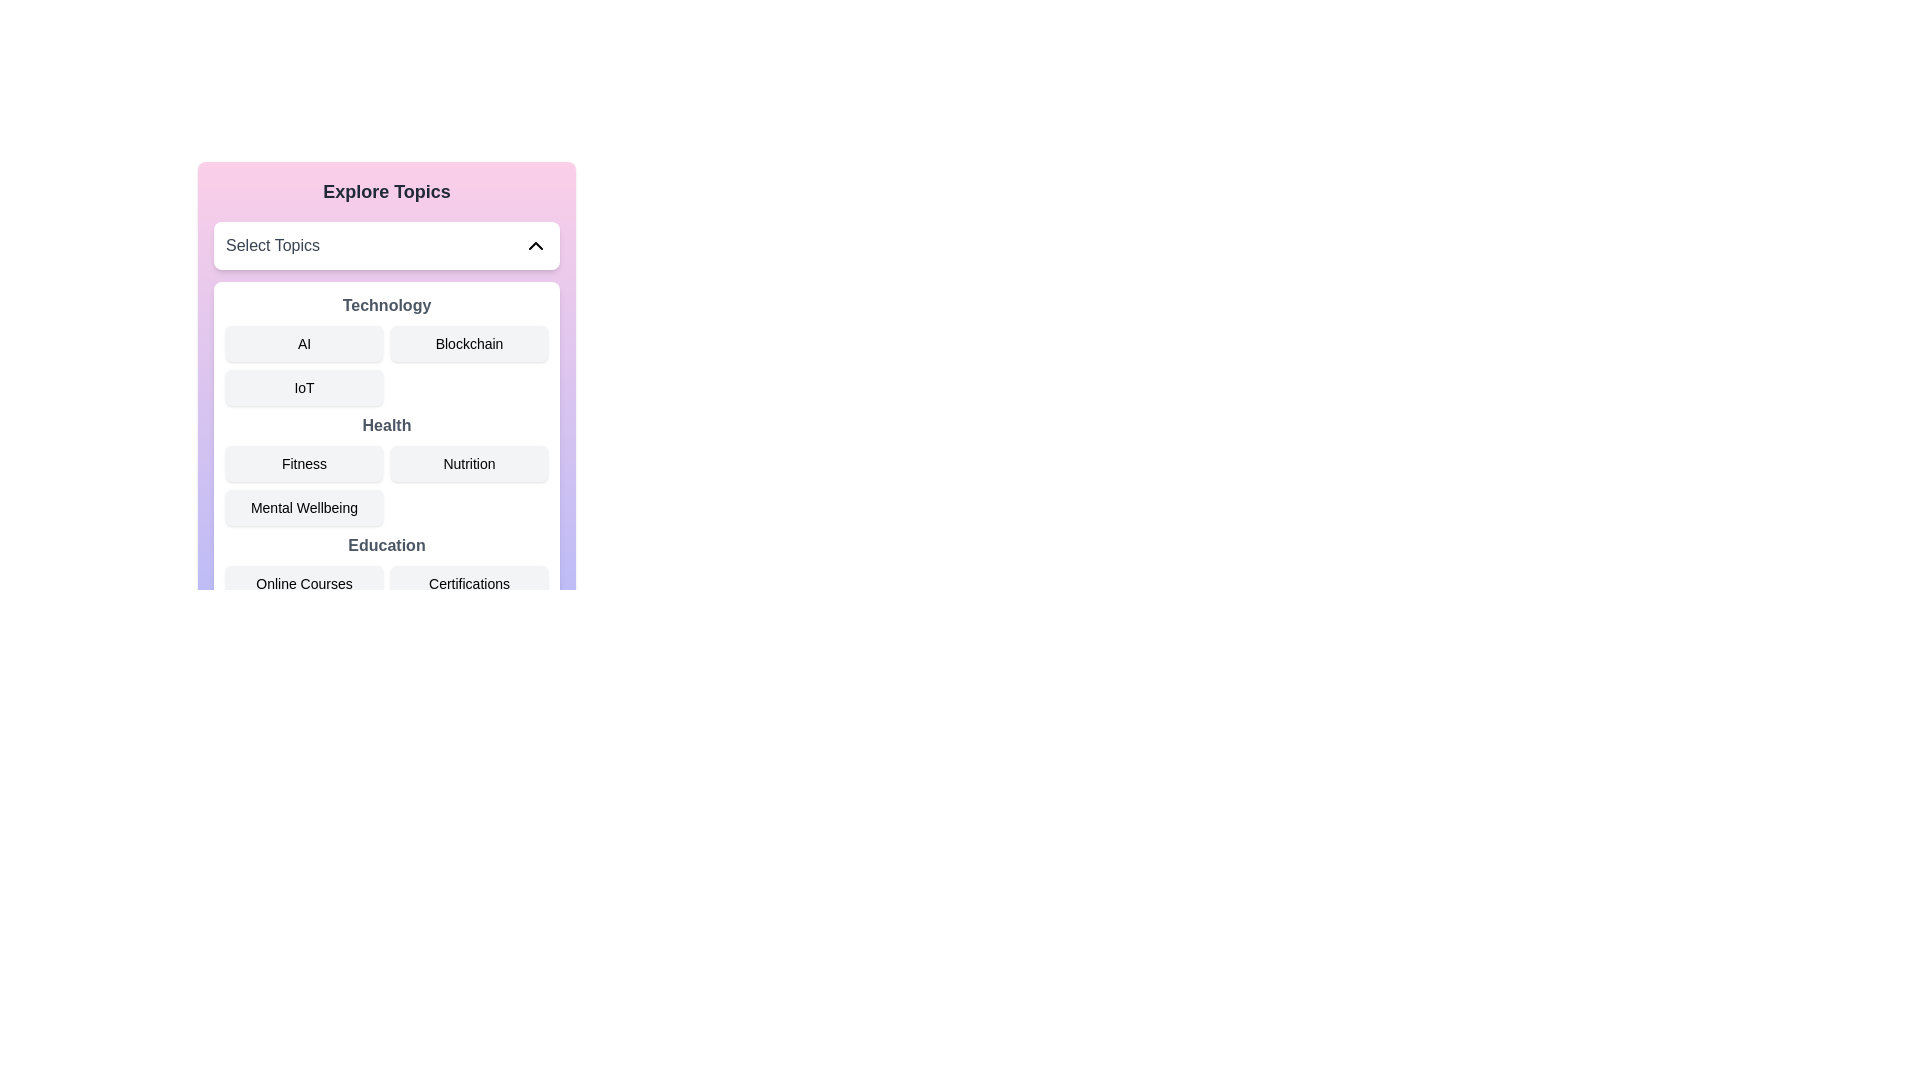  I want to click on the 'IoT' button, which is a rectangular button with rounded corners, containing the text 'IoT' in bold, located under the 'Technology' section, so click(303, 388).